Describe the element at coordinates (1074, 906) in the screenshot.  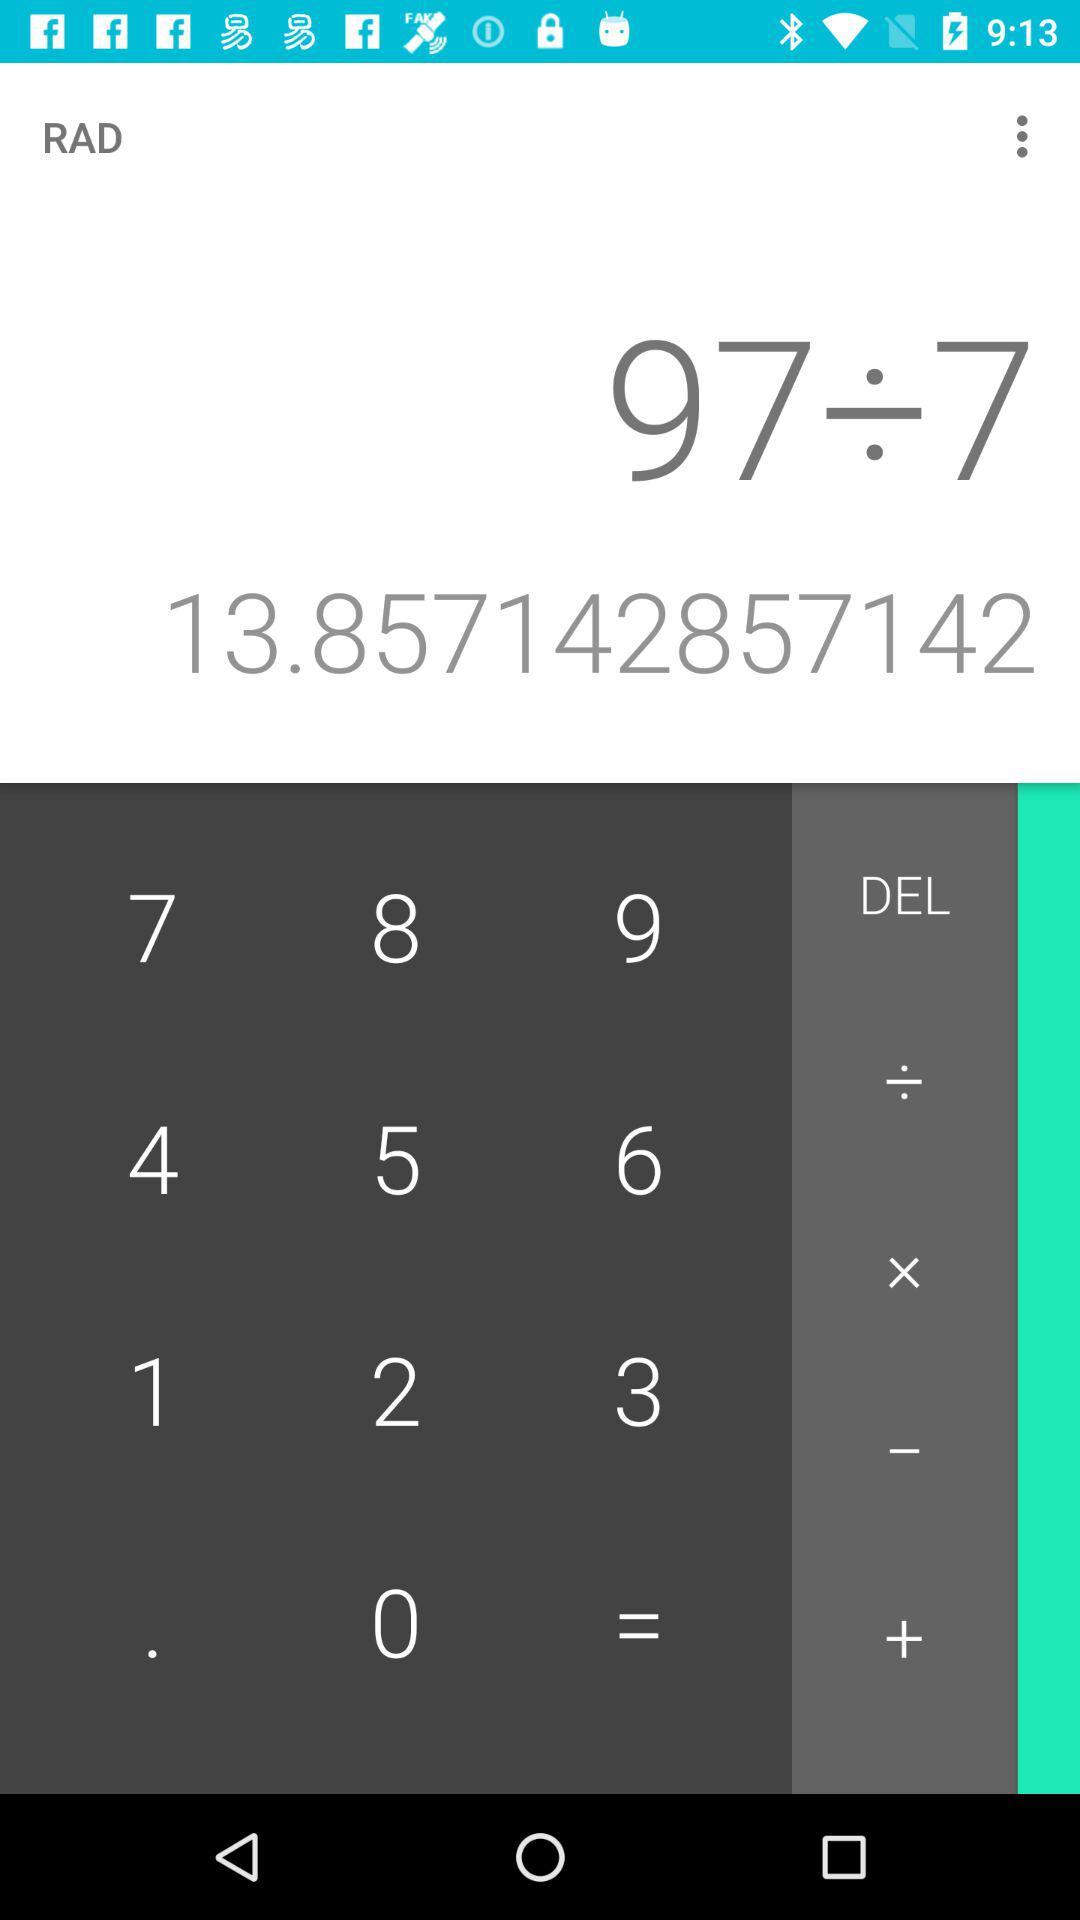
I see `the inv item` at that location.